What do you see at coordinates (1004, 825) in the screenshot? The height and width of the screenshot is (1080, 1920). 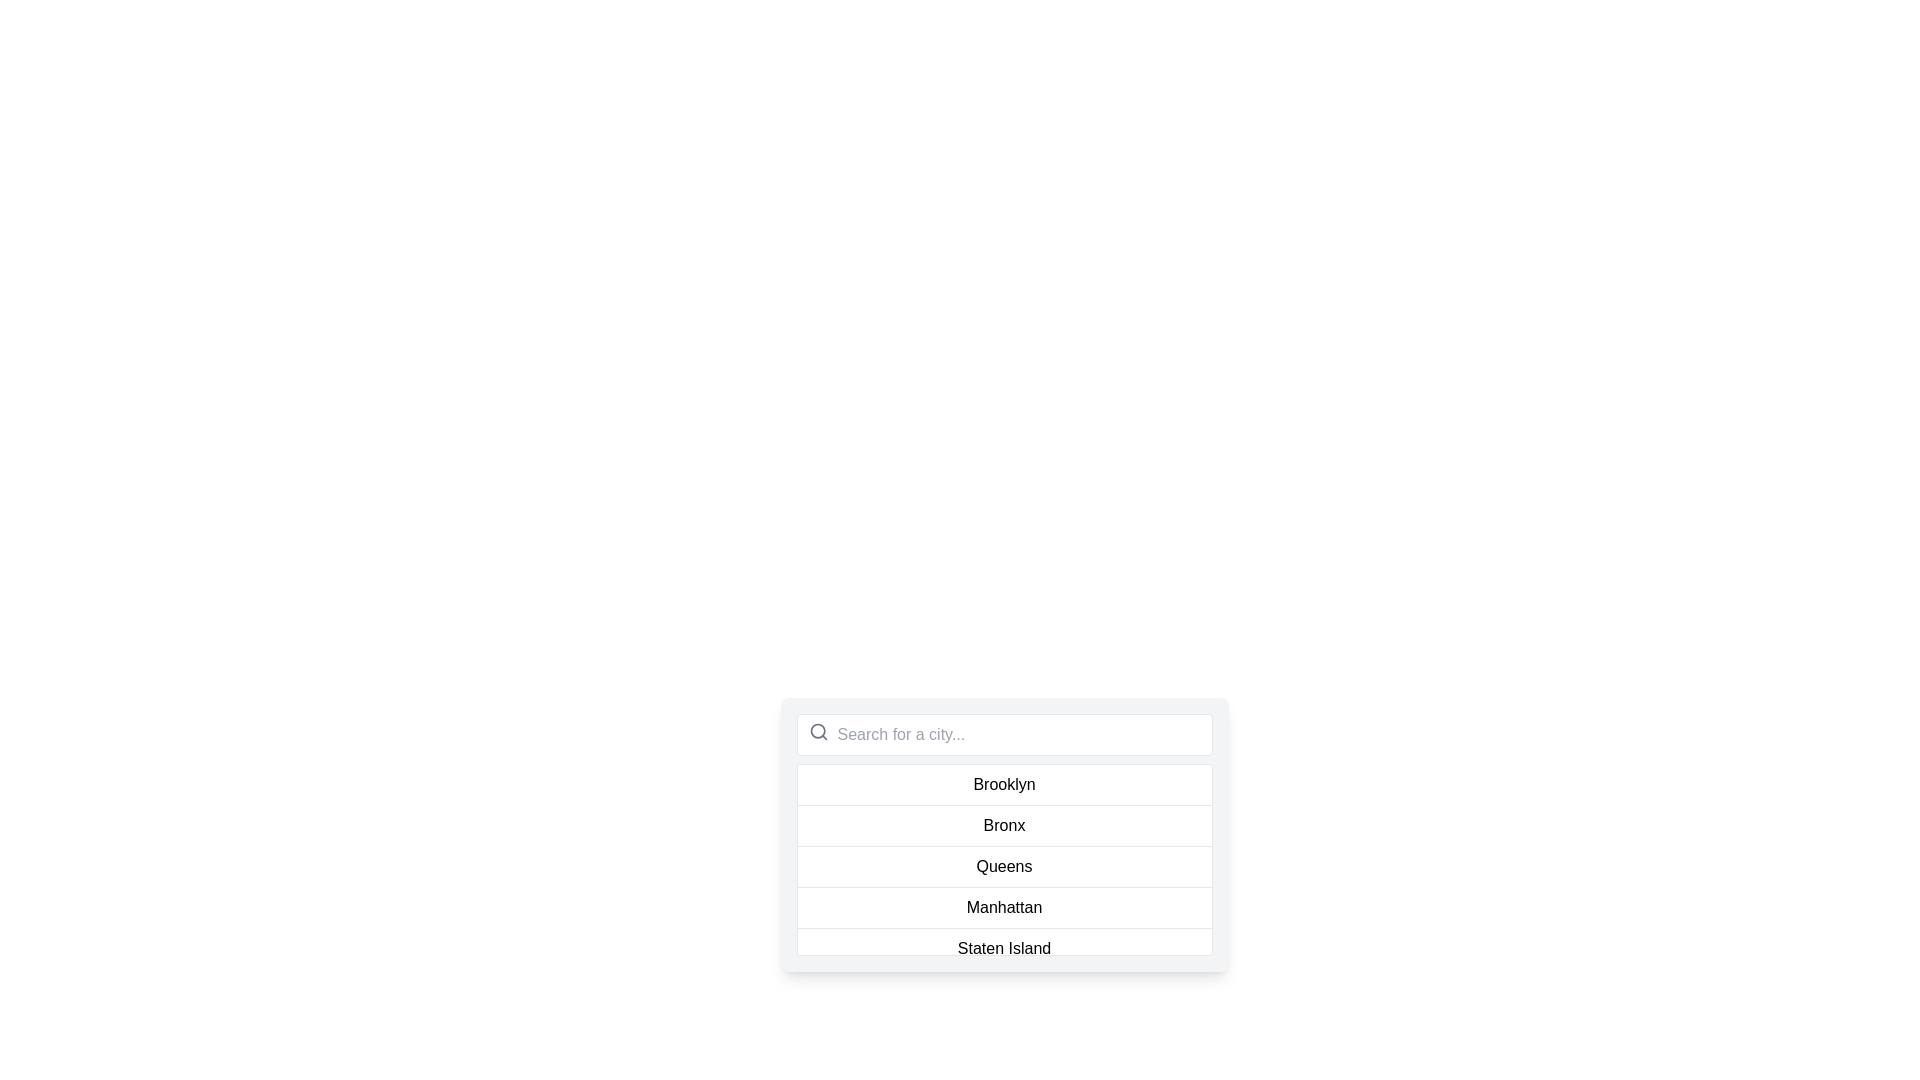 I see `the text label displaying 'Bronx'` at bounding box center [1004, 825].